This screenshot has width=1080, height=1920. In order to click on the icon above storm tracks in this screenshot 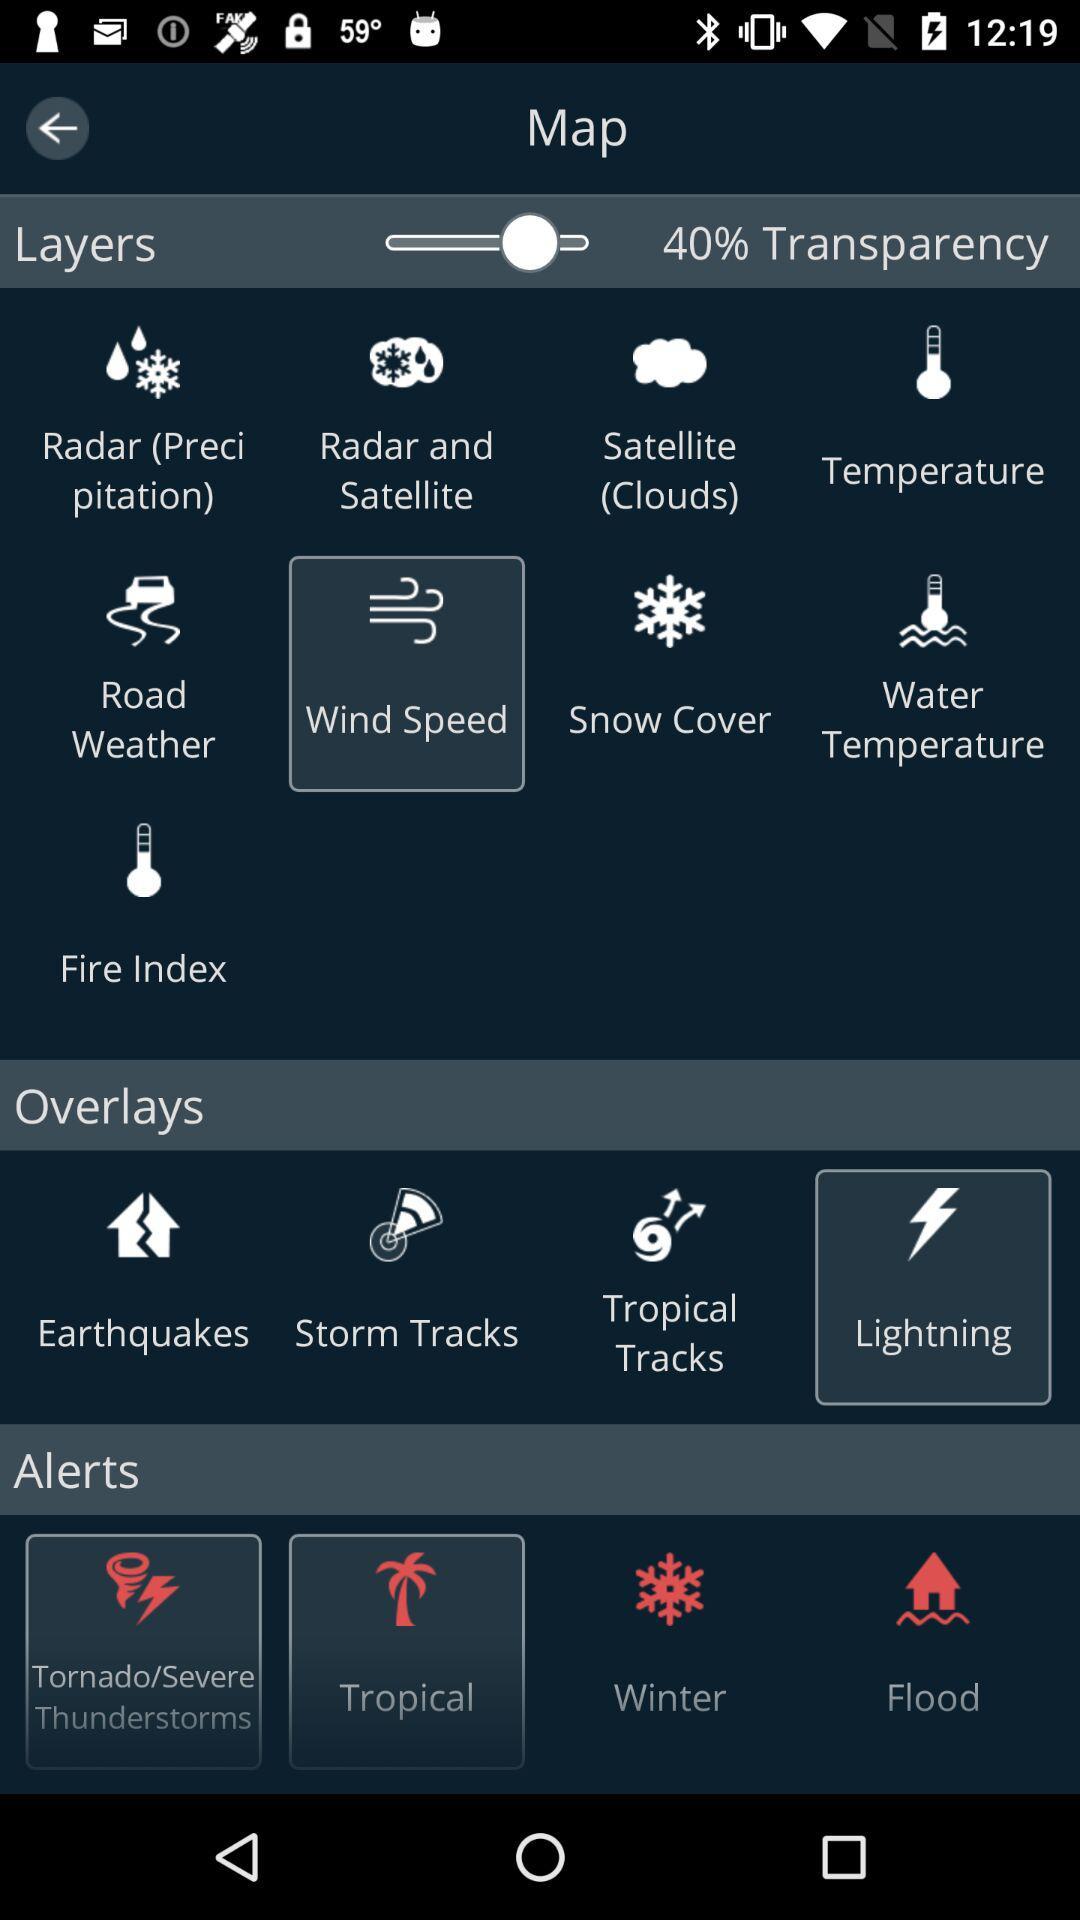, I will do `click(405, 1223)`.